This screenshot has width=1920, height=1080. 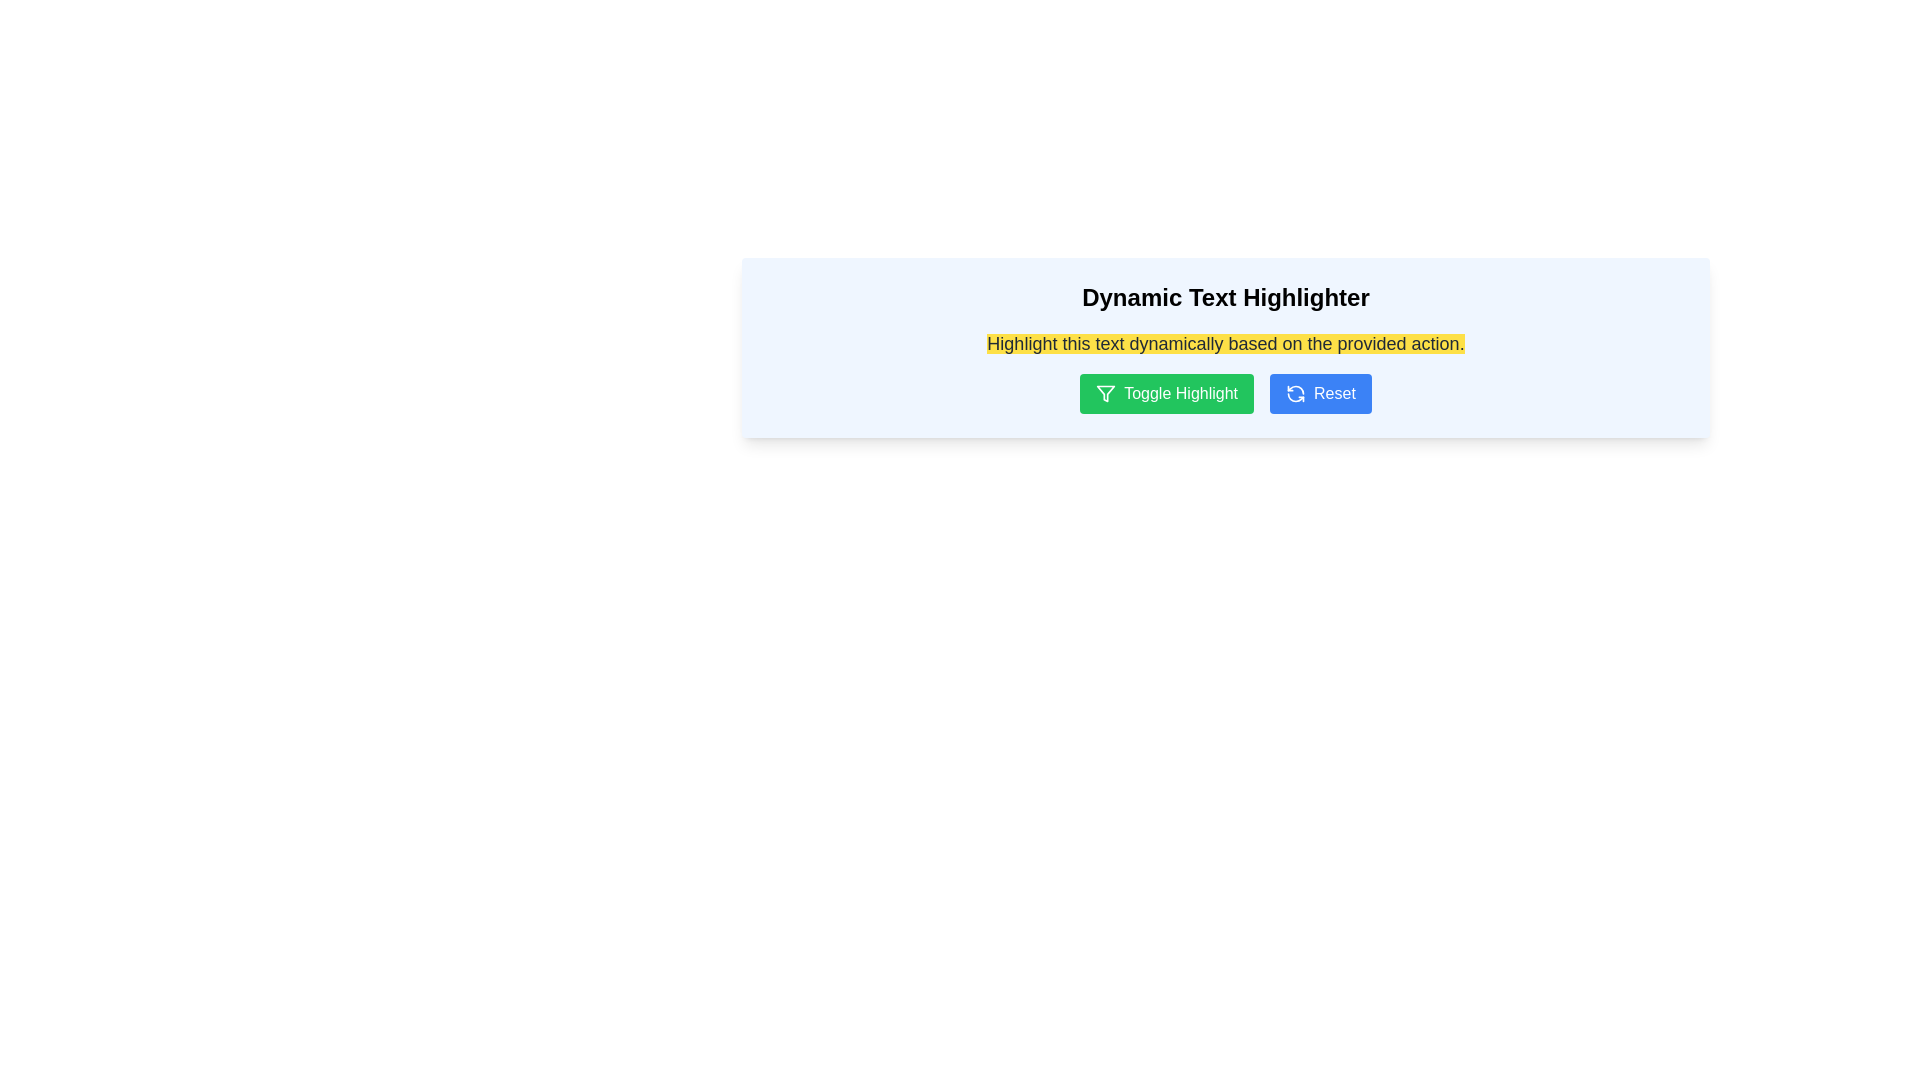 I want to click on the funnel icon located in the top-right corner of the toolbar, so click(x=1105, y=393).